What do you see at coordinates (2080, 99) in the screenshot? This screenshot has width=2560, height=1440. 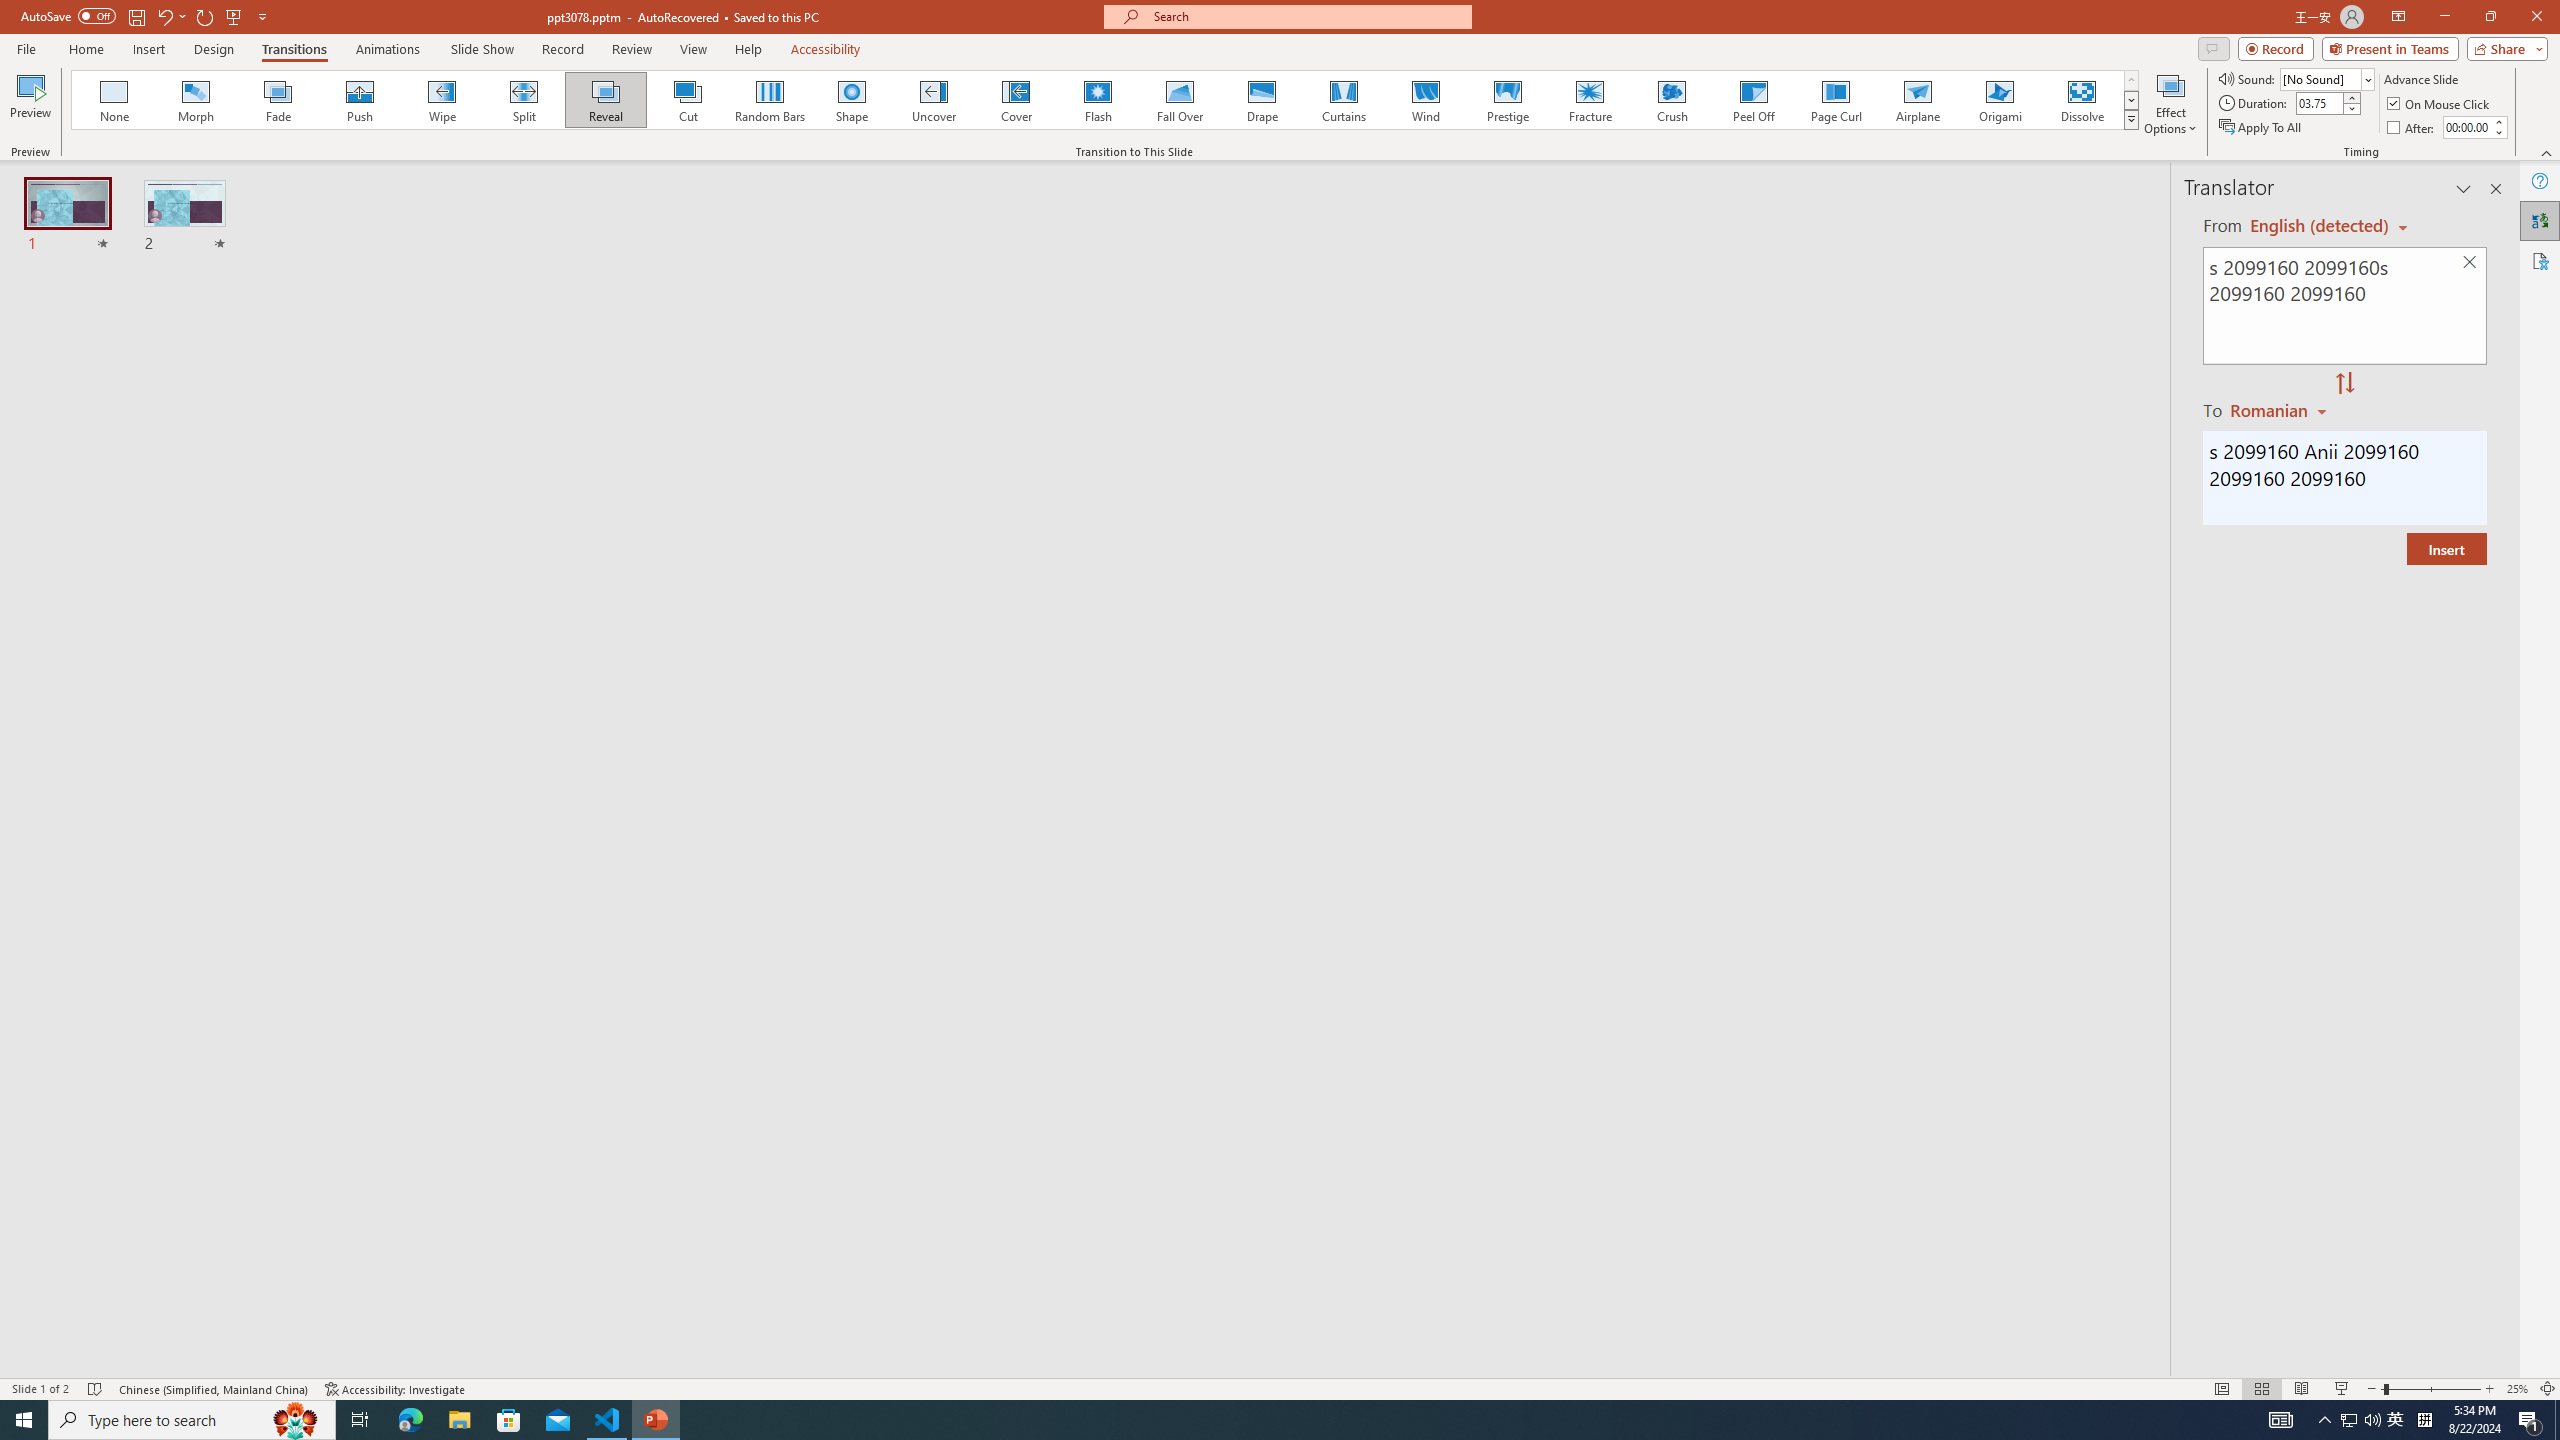 I see `'Dissolve'` at bounding box center [2080, 99].